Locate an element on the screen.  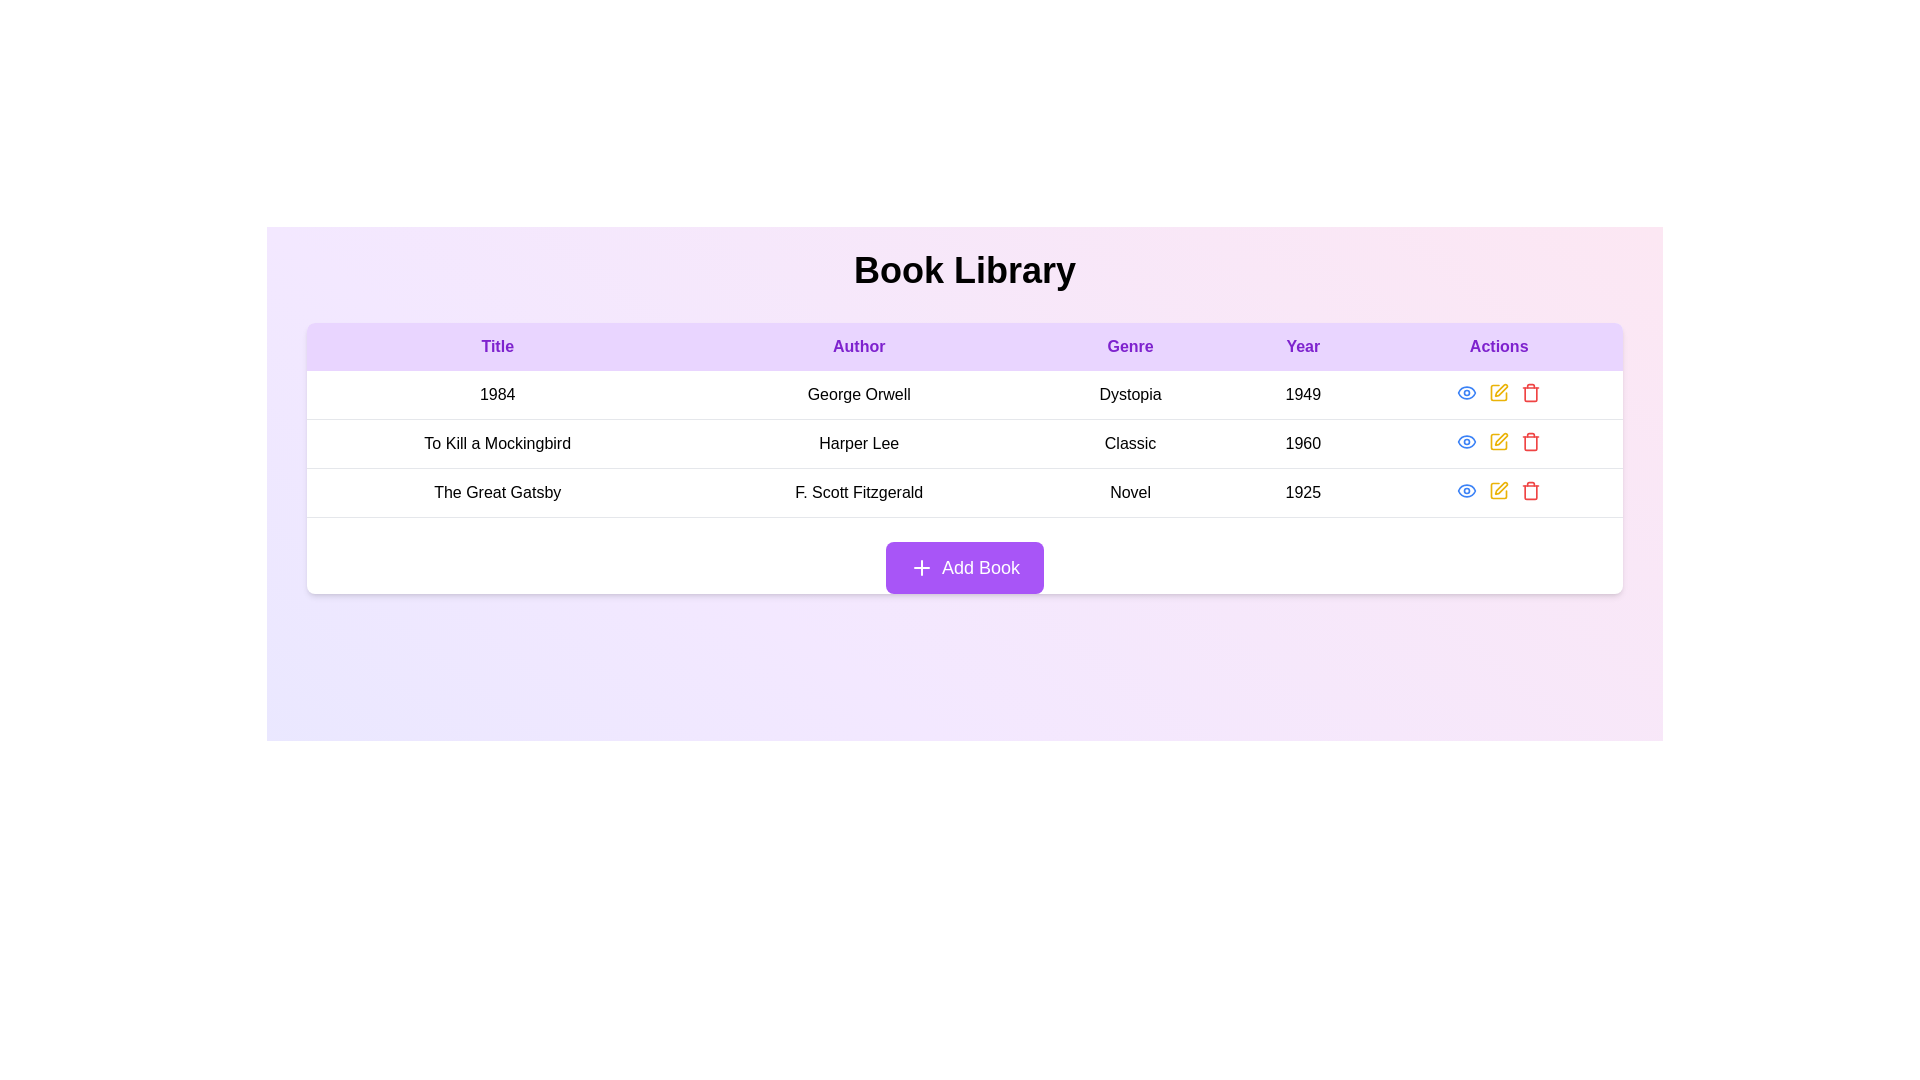
the blue eye icon button located in the first row of the 'Actions' column in the table is located at coordinates (1467, 393).